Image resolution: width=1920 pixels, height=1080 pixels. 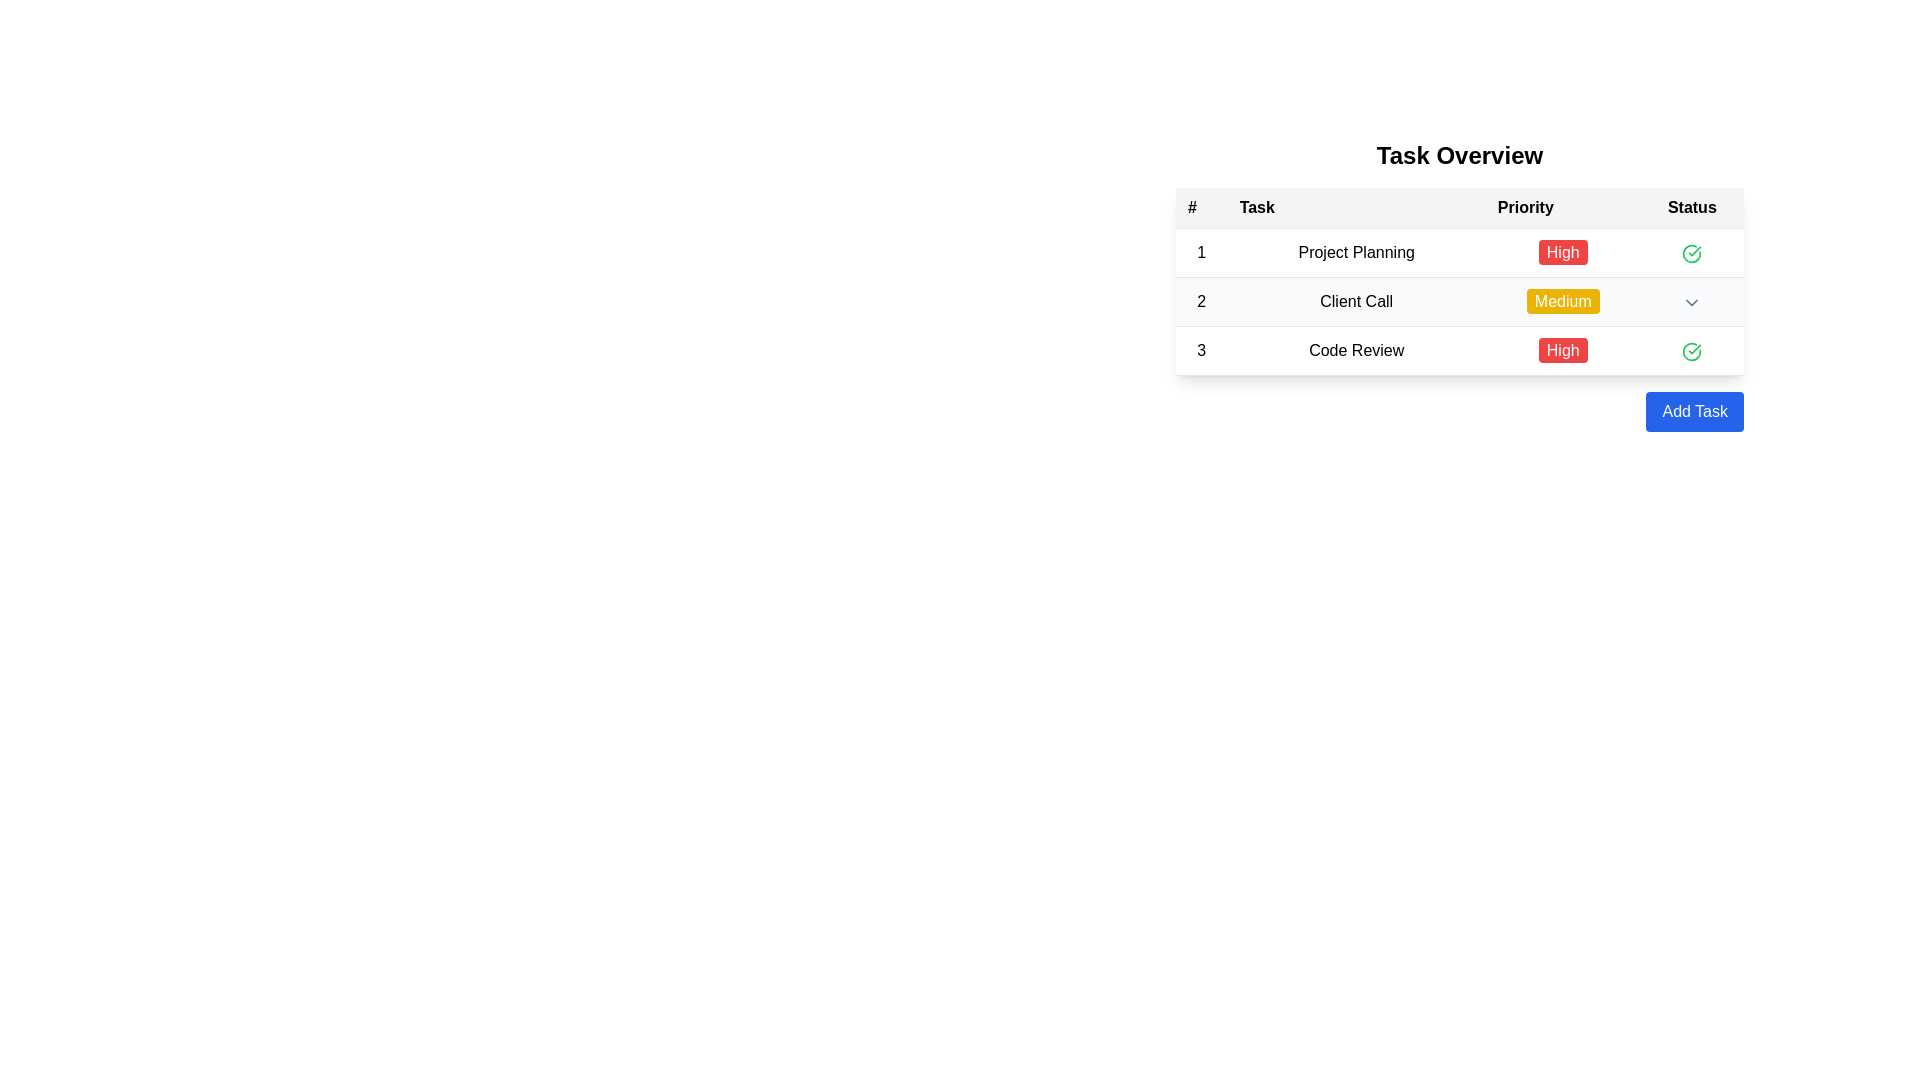 I want to click on the first row in the task details table titled 'Task Overview', which provides information about 'Project Planning', so click(x=1459, y=252).